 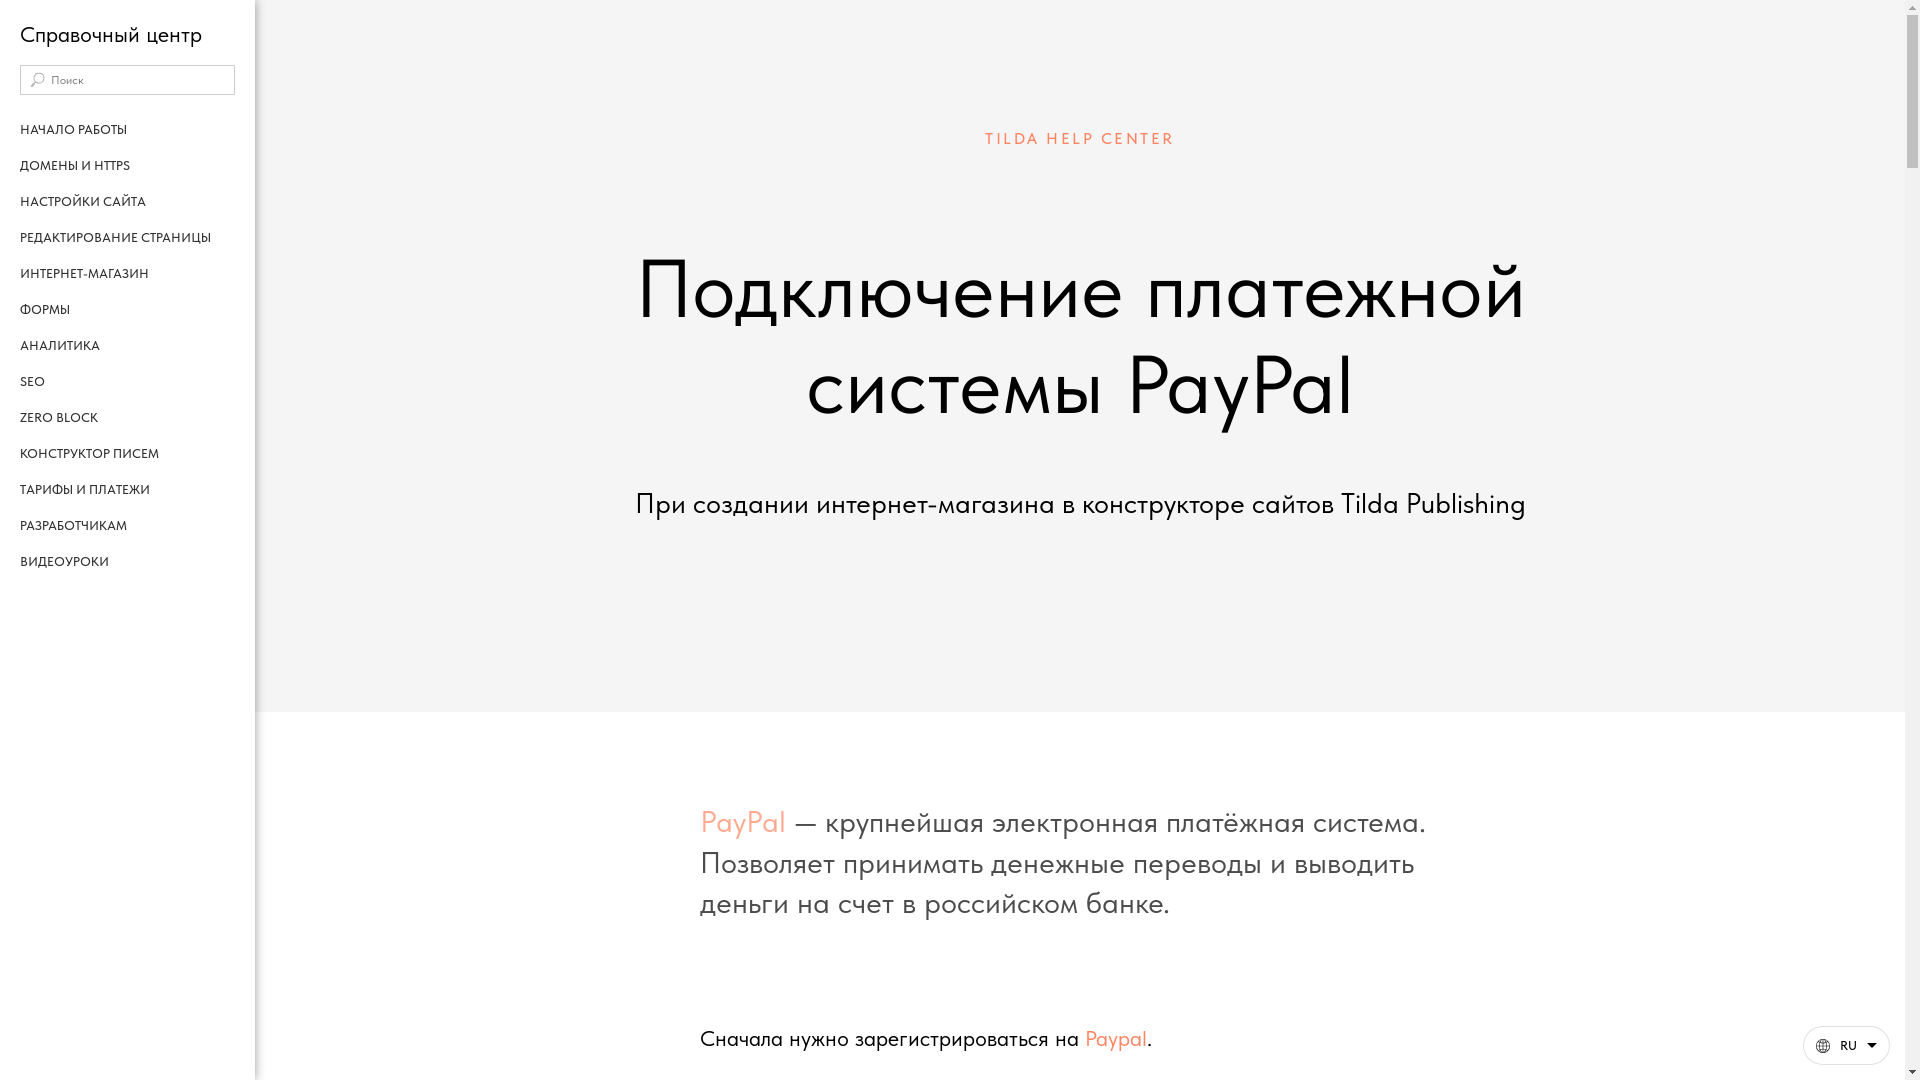 I want to click on 'PayPal', so click(x=700, y=821).